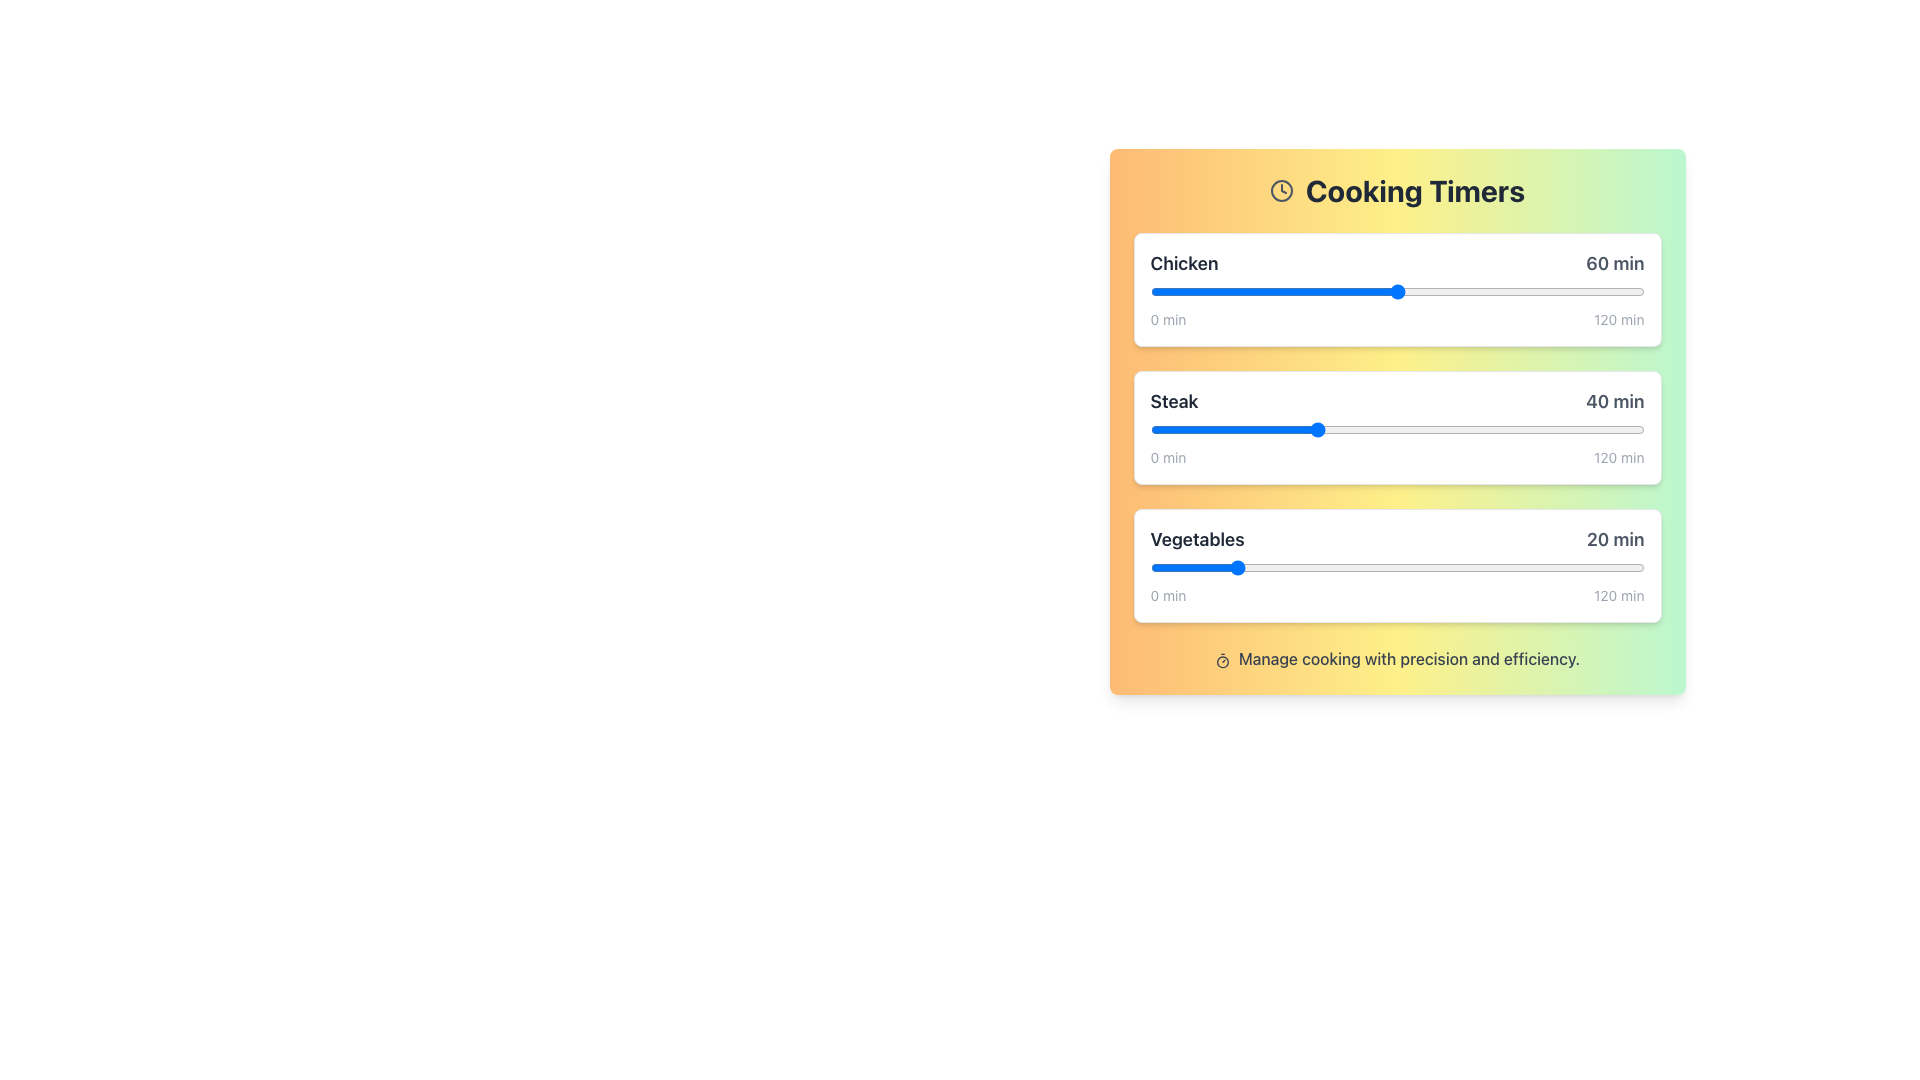  Describe the element at coordinates (1437, 428) in the screenshot. I see `the timer value for the slider` at that location.